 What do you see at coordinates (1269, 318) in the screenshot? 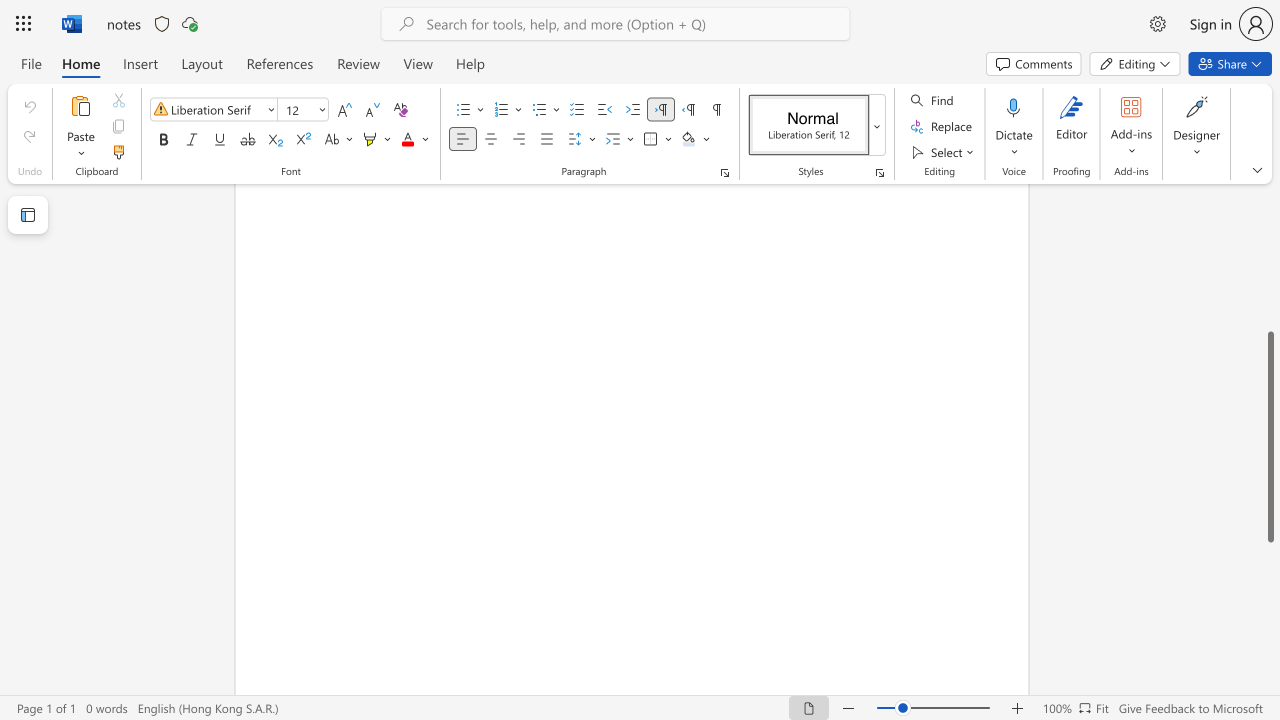
I see `the scrollbar to scroll the page up` at bounding box center [1269, 318].